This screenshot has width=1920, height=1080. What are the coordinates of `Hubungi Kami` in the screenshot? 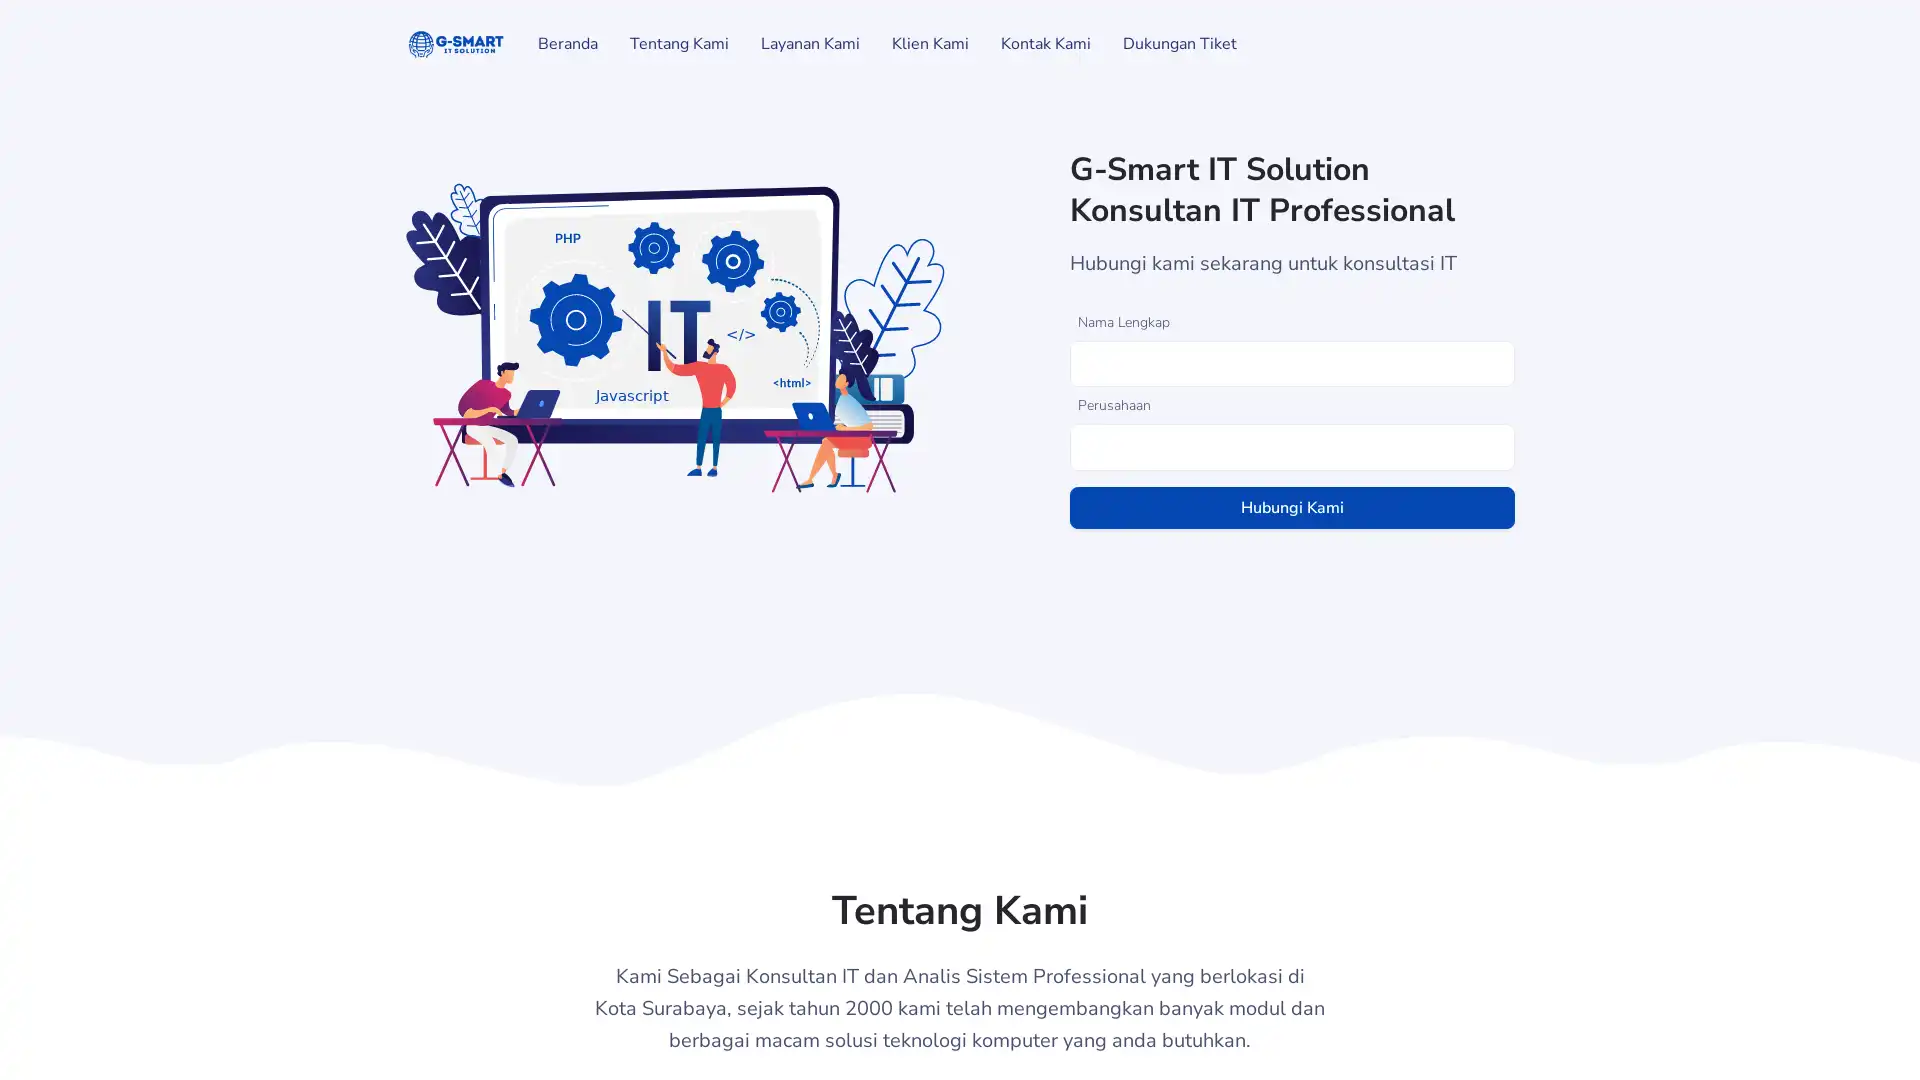 It's located at (1292, 505).